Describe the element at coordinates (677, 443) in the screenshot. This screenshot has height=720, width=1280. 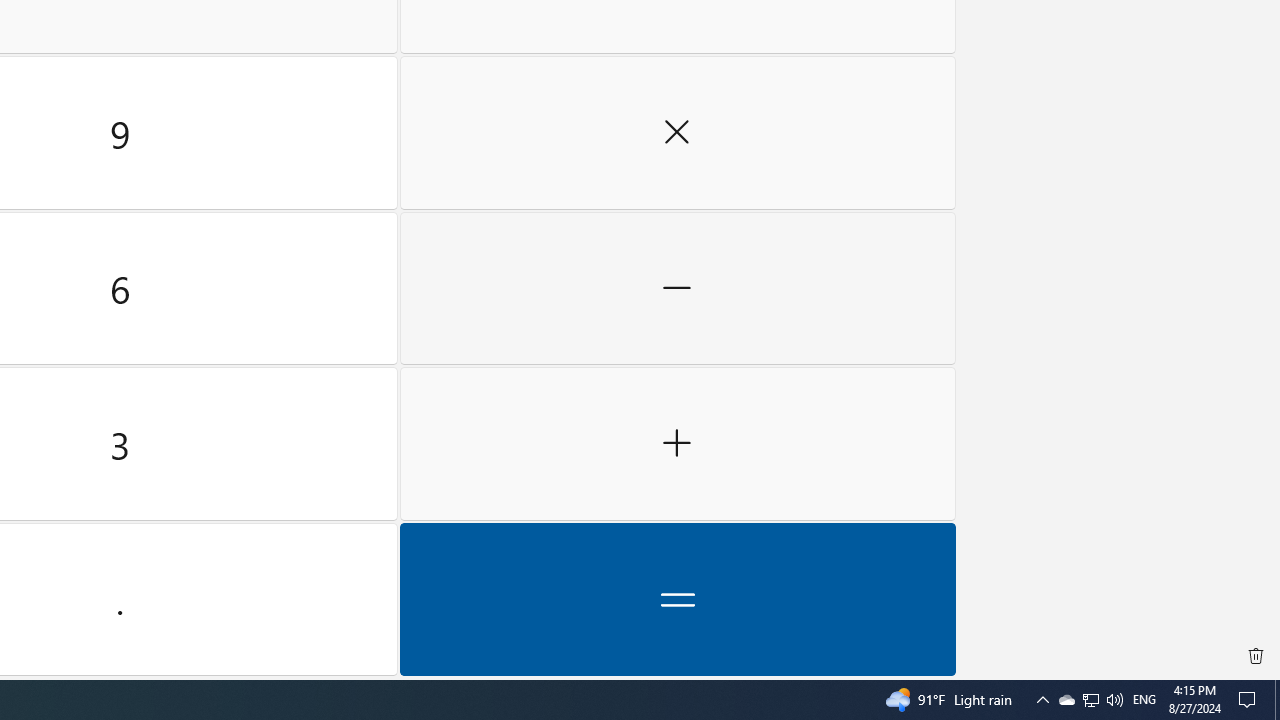
I see `'Plus'` at that location.